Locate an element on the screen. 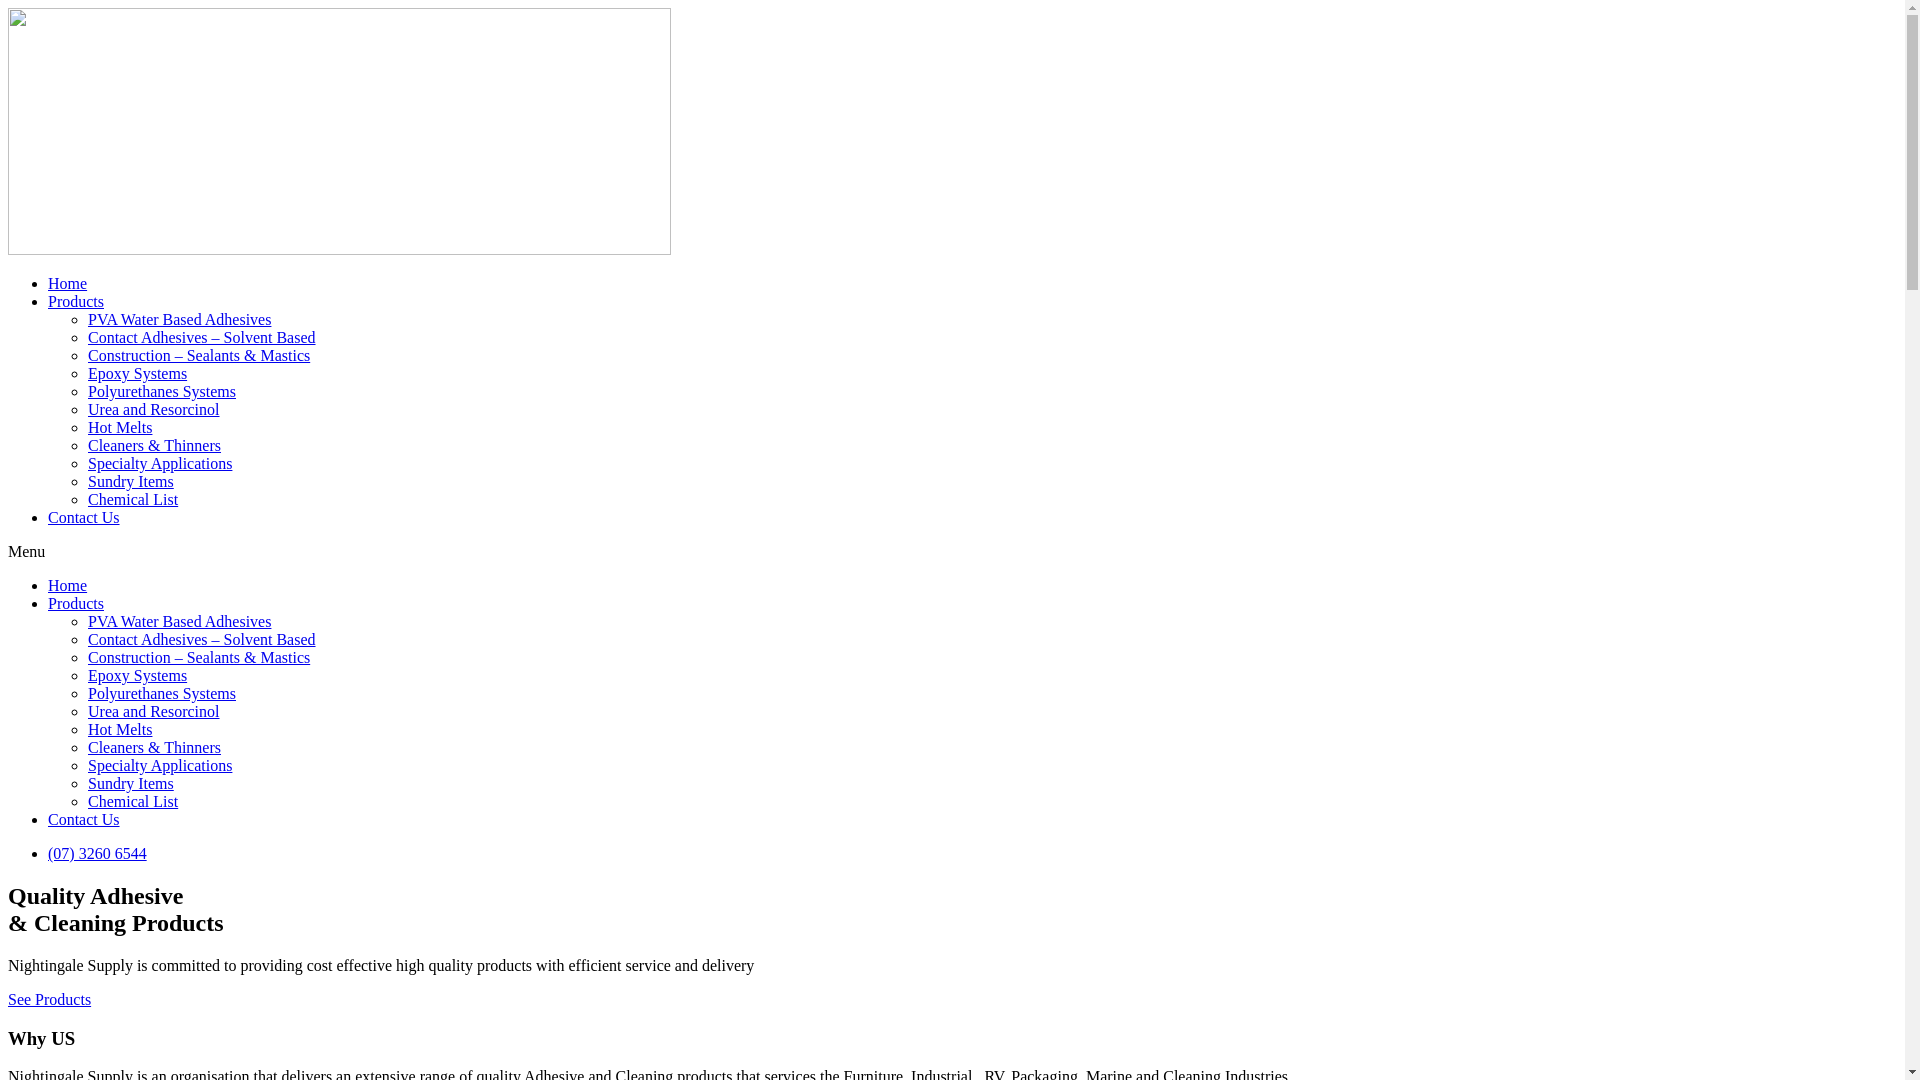 This screenshot has width=1920, height=1080. 'Sundry Items' is located at coordinates (129, 782).